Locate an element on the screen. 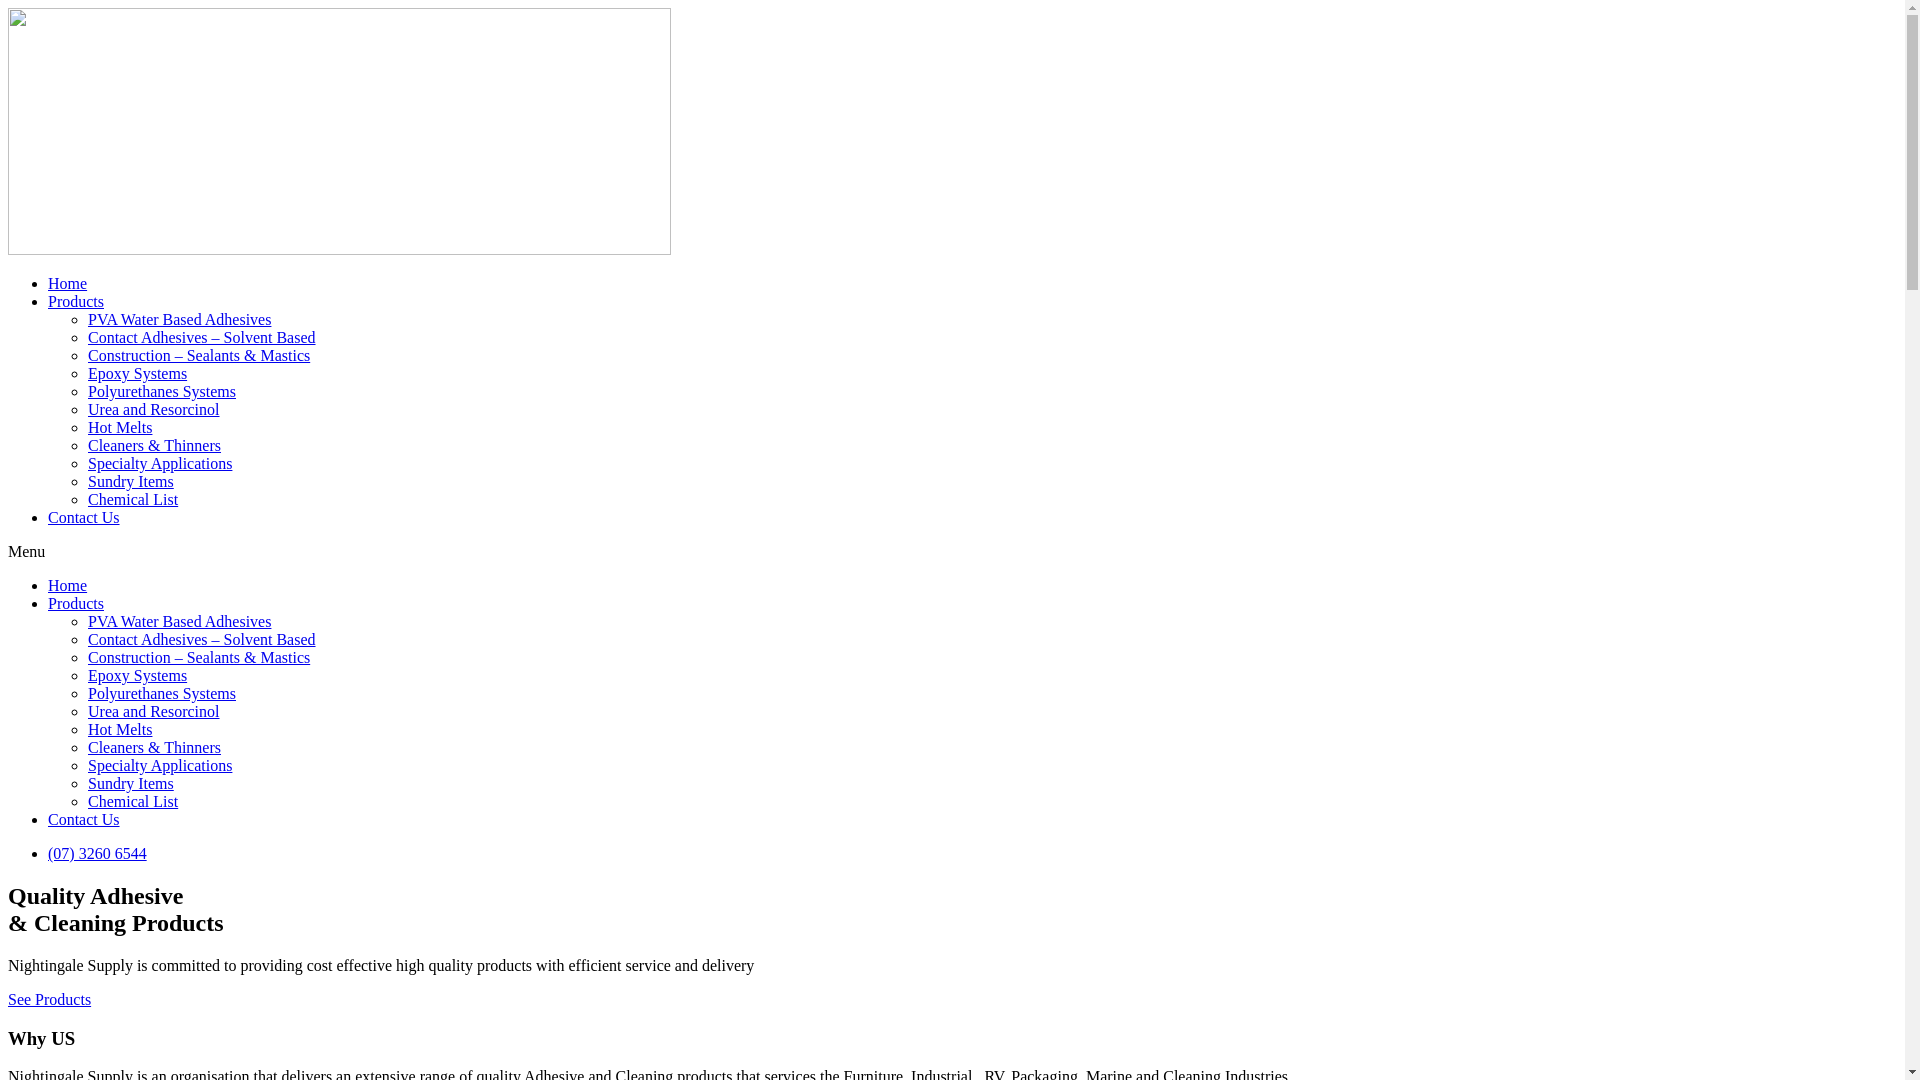 This screenshot has width=1920, height=1080. 'Sundry Items' is located at coordinates (129, 782).